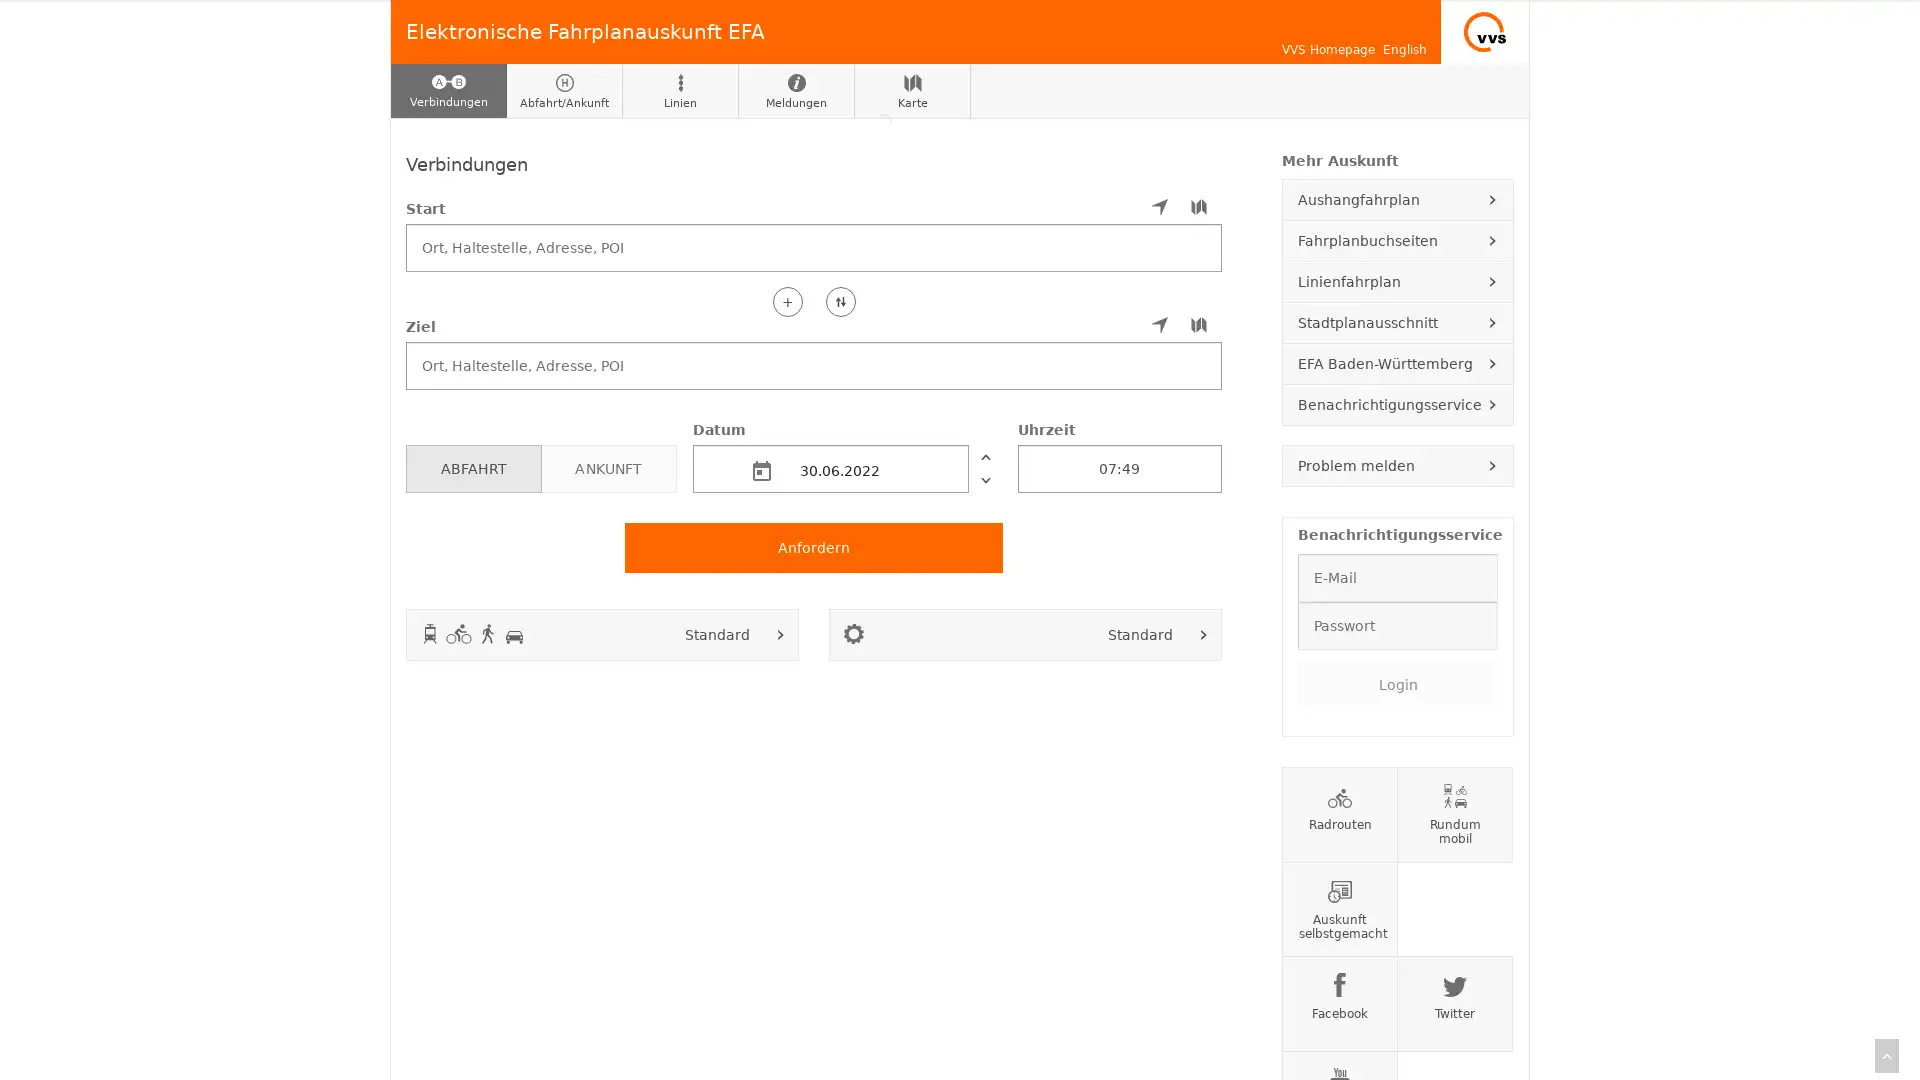  What do you see at coordinates (780, 633) in the screenshot?
I see `Verkehrsmittel auswahlen` at bounding box center [780, 633].